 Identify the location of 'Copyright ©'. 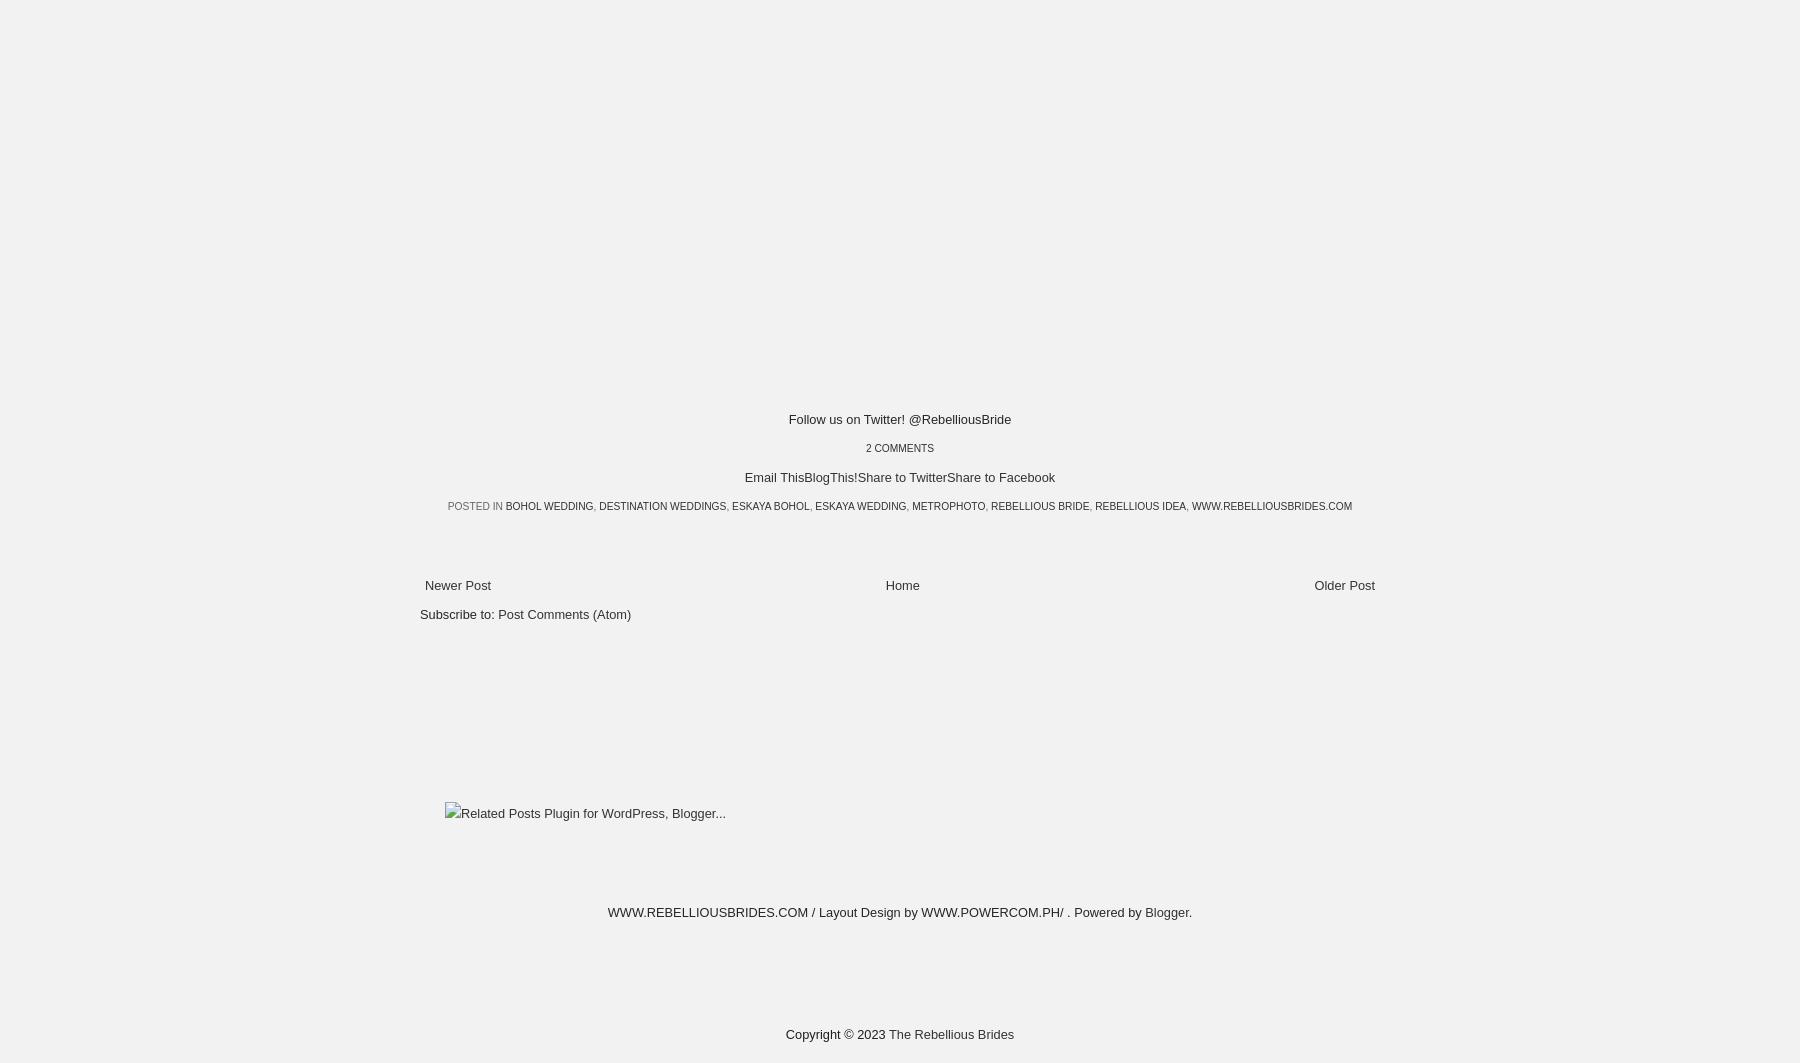
(820, 1032).